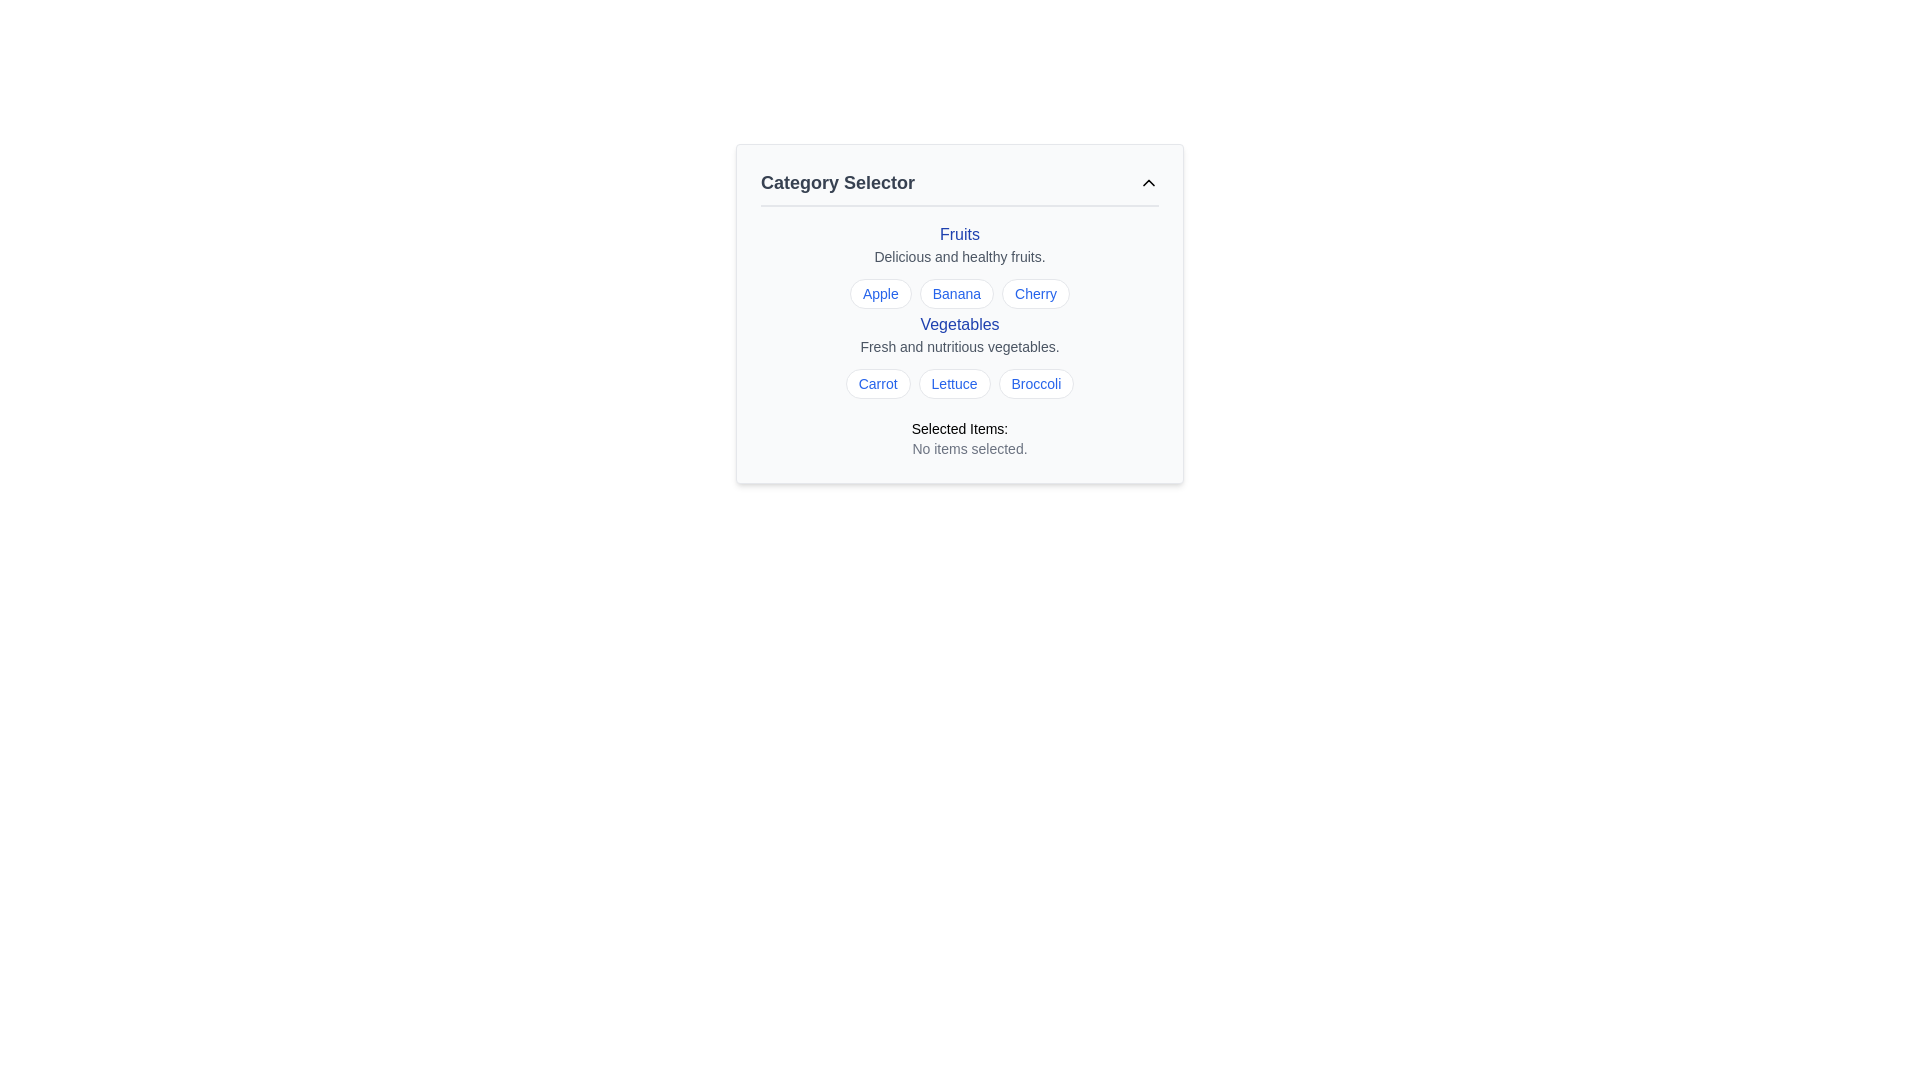 The width and height of the screenshot is (1920, 1080). What do you see at coordinates (969, 447) in the screenshot?
I see `text label that displays 'No items selected.' beneath the 'Selected Items' heading in a card layout` at bounding box center [969, 447].